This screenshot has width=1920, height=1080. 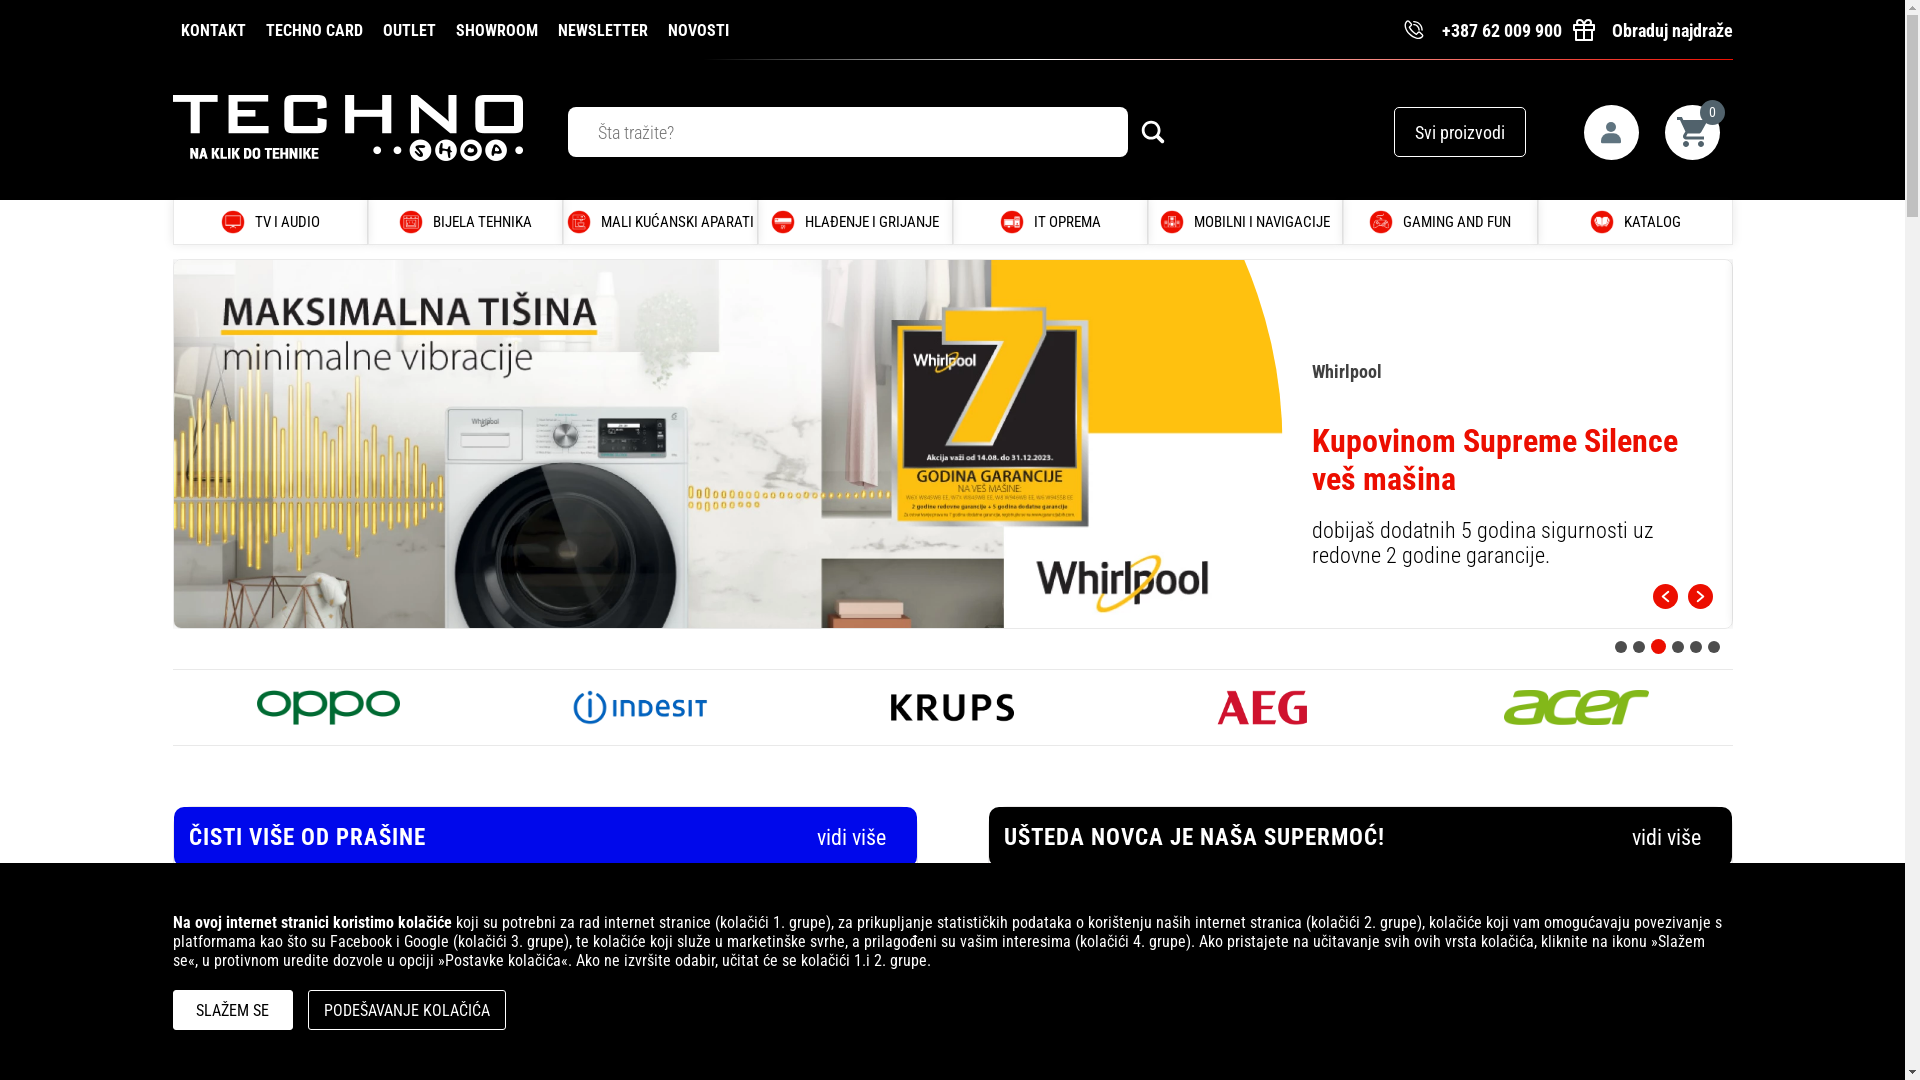 What do you see at coordinates (1654, 645) in the screenshot?
I see `'3'` at bounding box center [1654, 645].